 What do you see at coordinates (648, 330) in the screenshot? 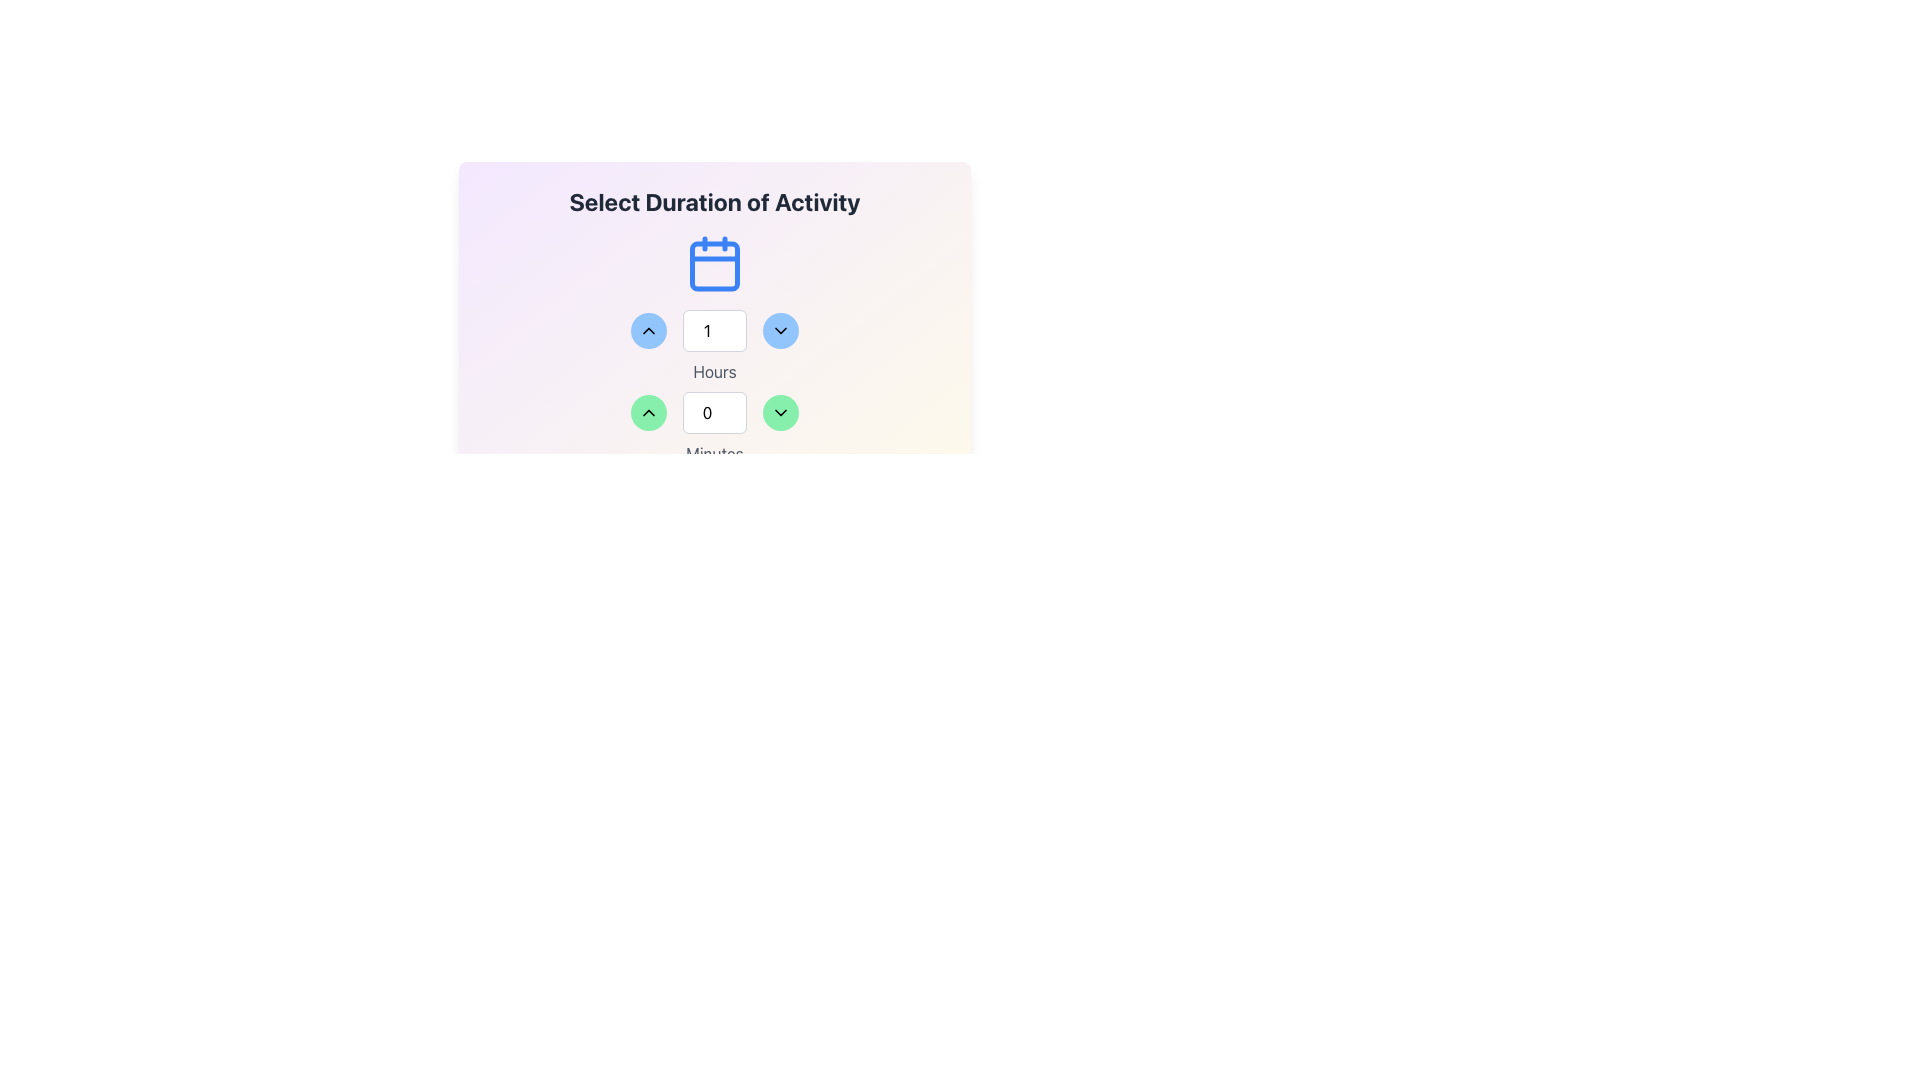
I see `the left button to increment the value in the 'Hours' numeric input field by one` at bounding box center [648, 330].